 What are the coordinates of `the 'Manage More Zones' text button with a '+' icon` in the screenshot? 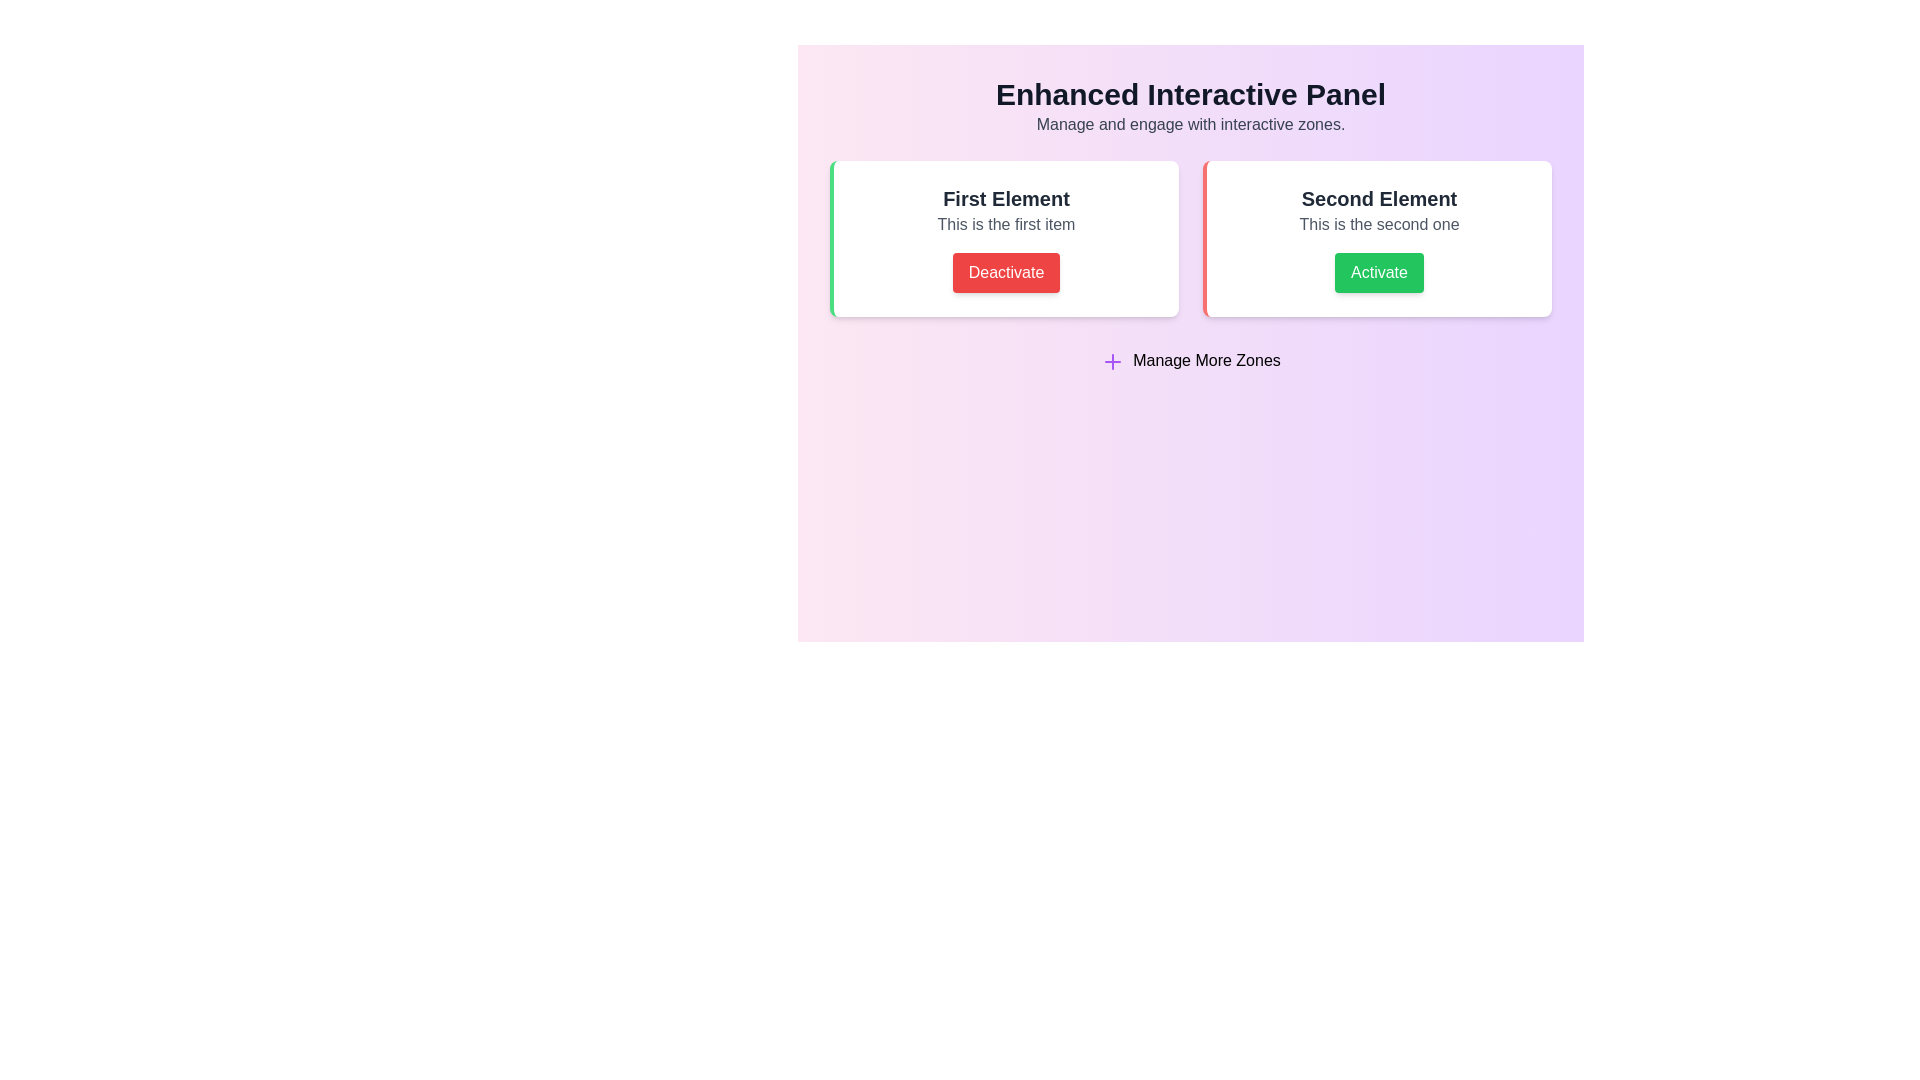 It's located at (1190, 361).